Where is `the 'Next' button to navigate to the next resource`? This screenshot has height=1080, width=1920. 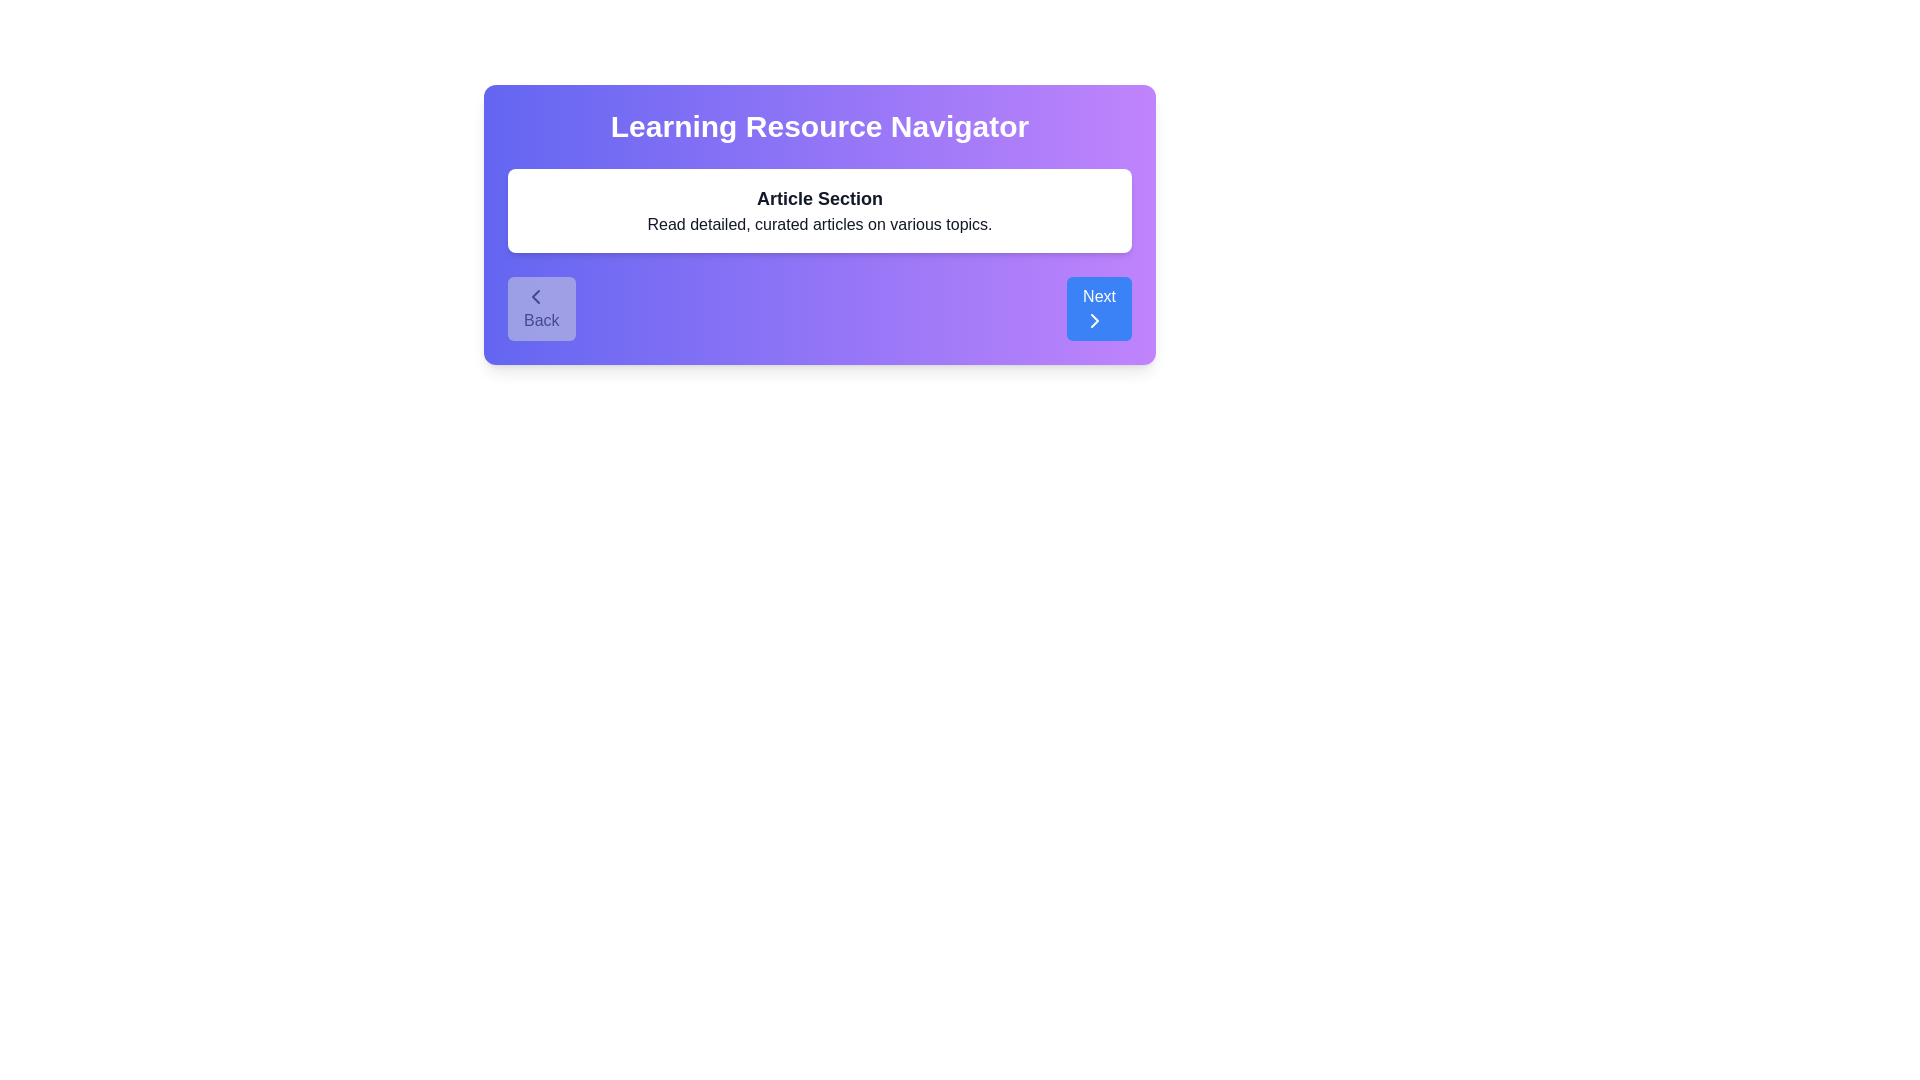 the 'Next' button to navigate to the next resource is located at coordinates (1098, 308).